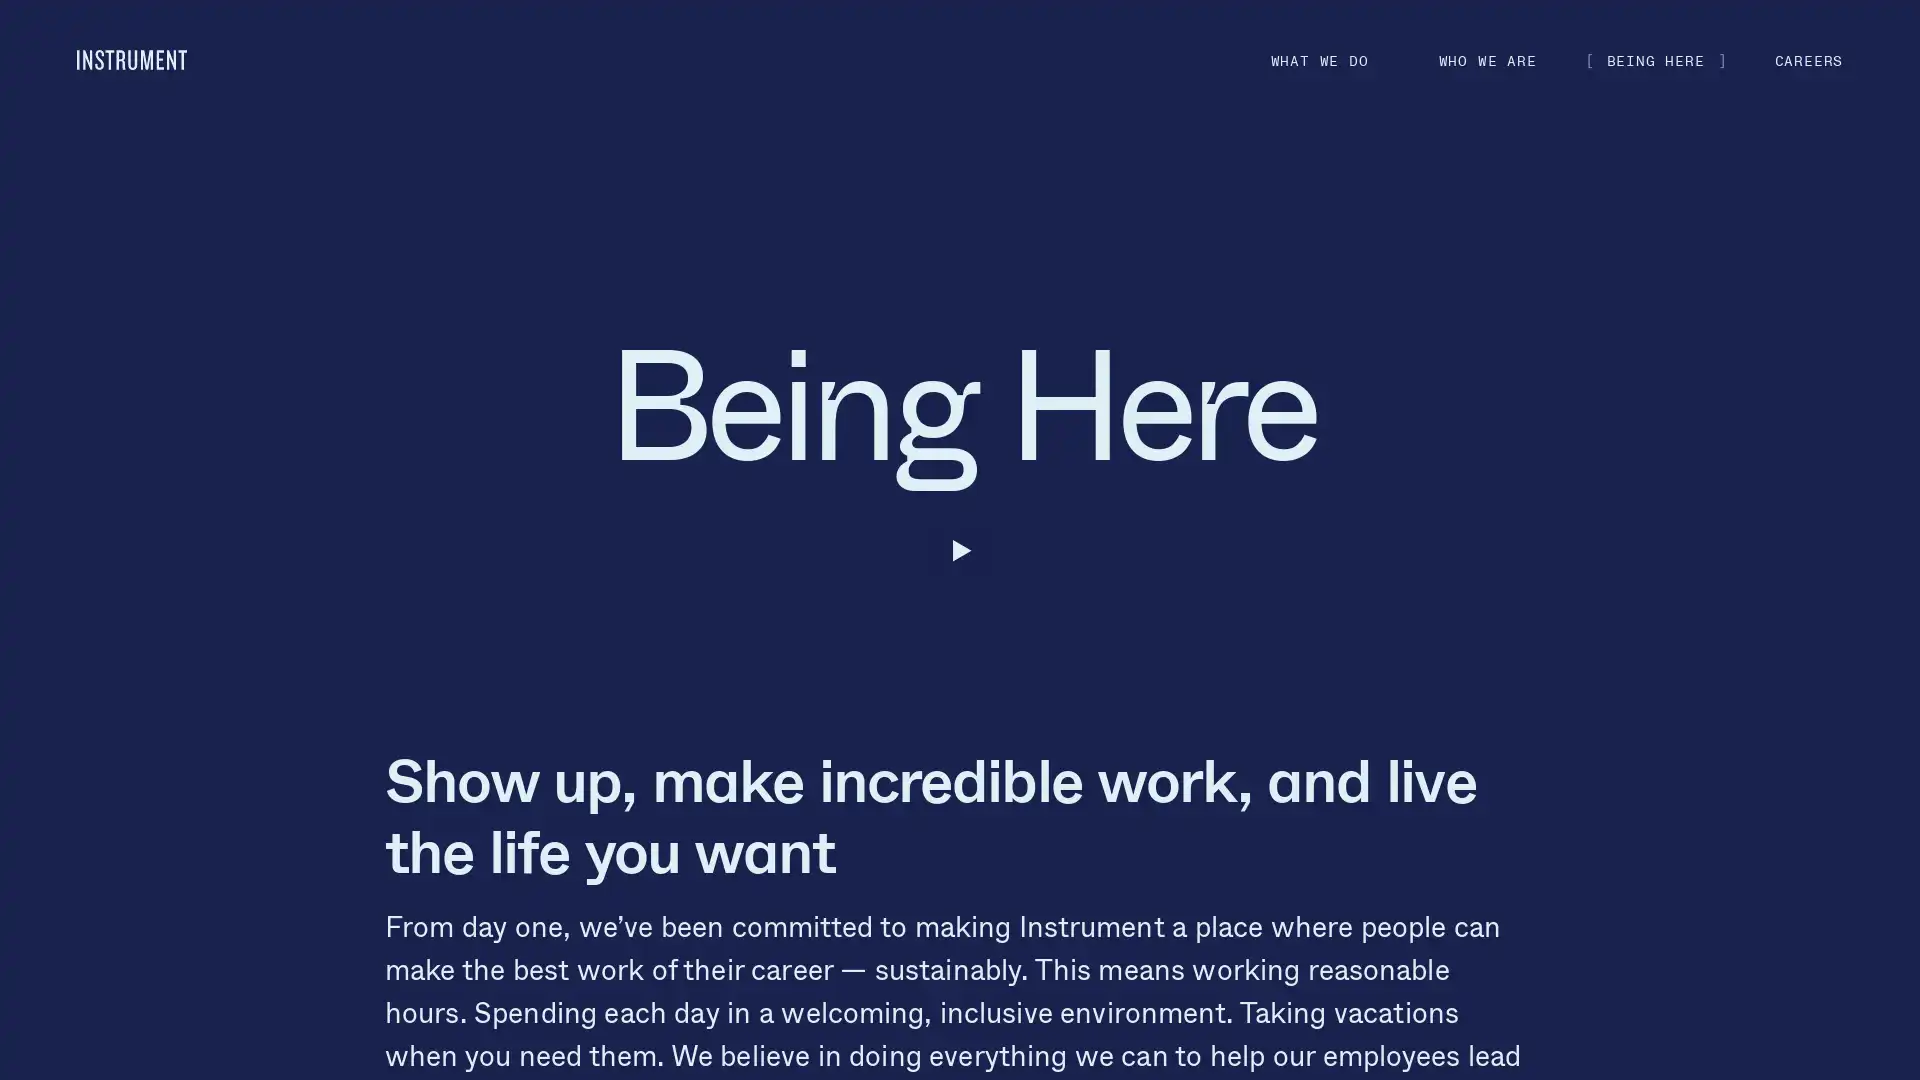 The height and width of the screenshot is (1080, 1920). What do you see at coordinates (76, 551) in the screenshot?
I see `Play/pause inline video` at bounding box center [76, 551].